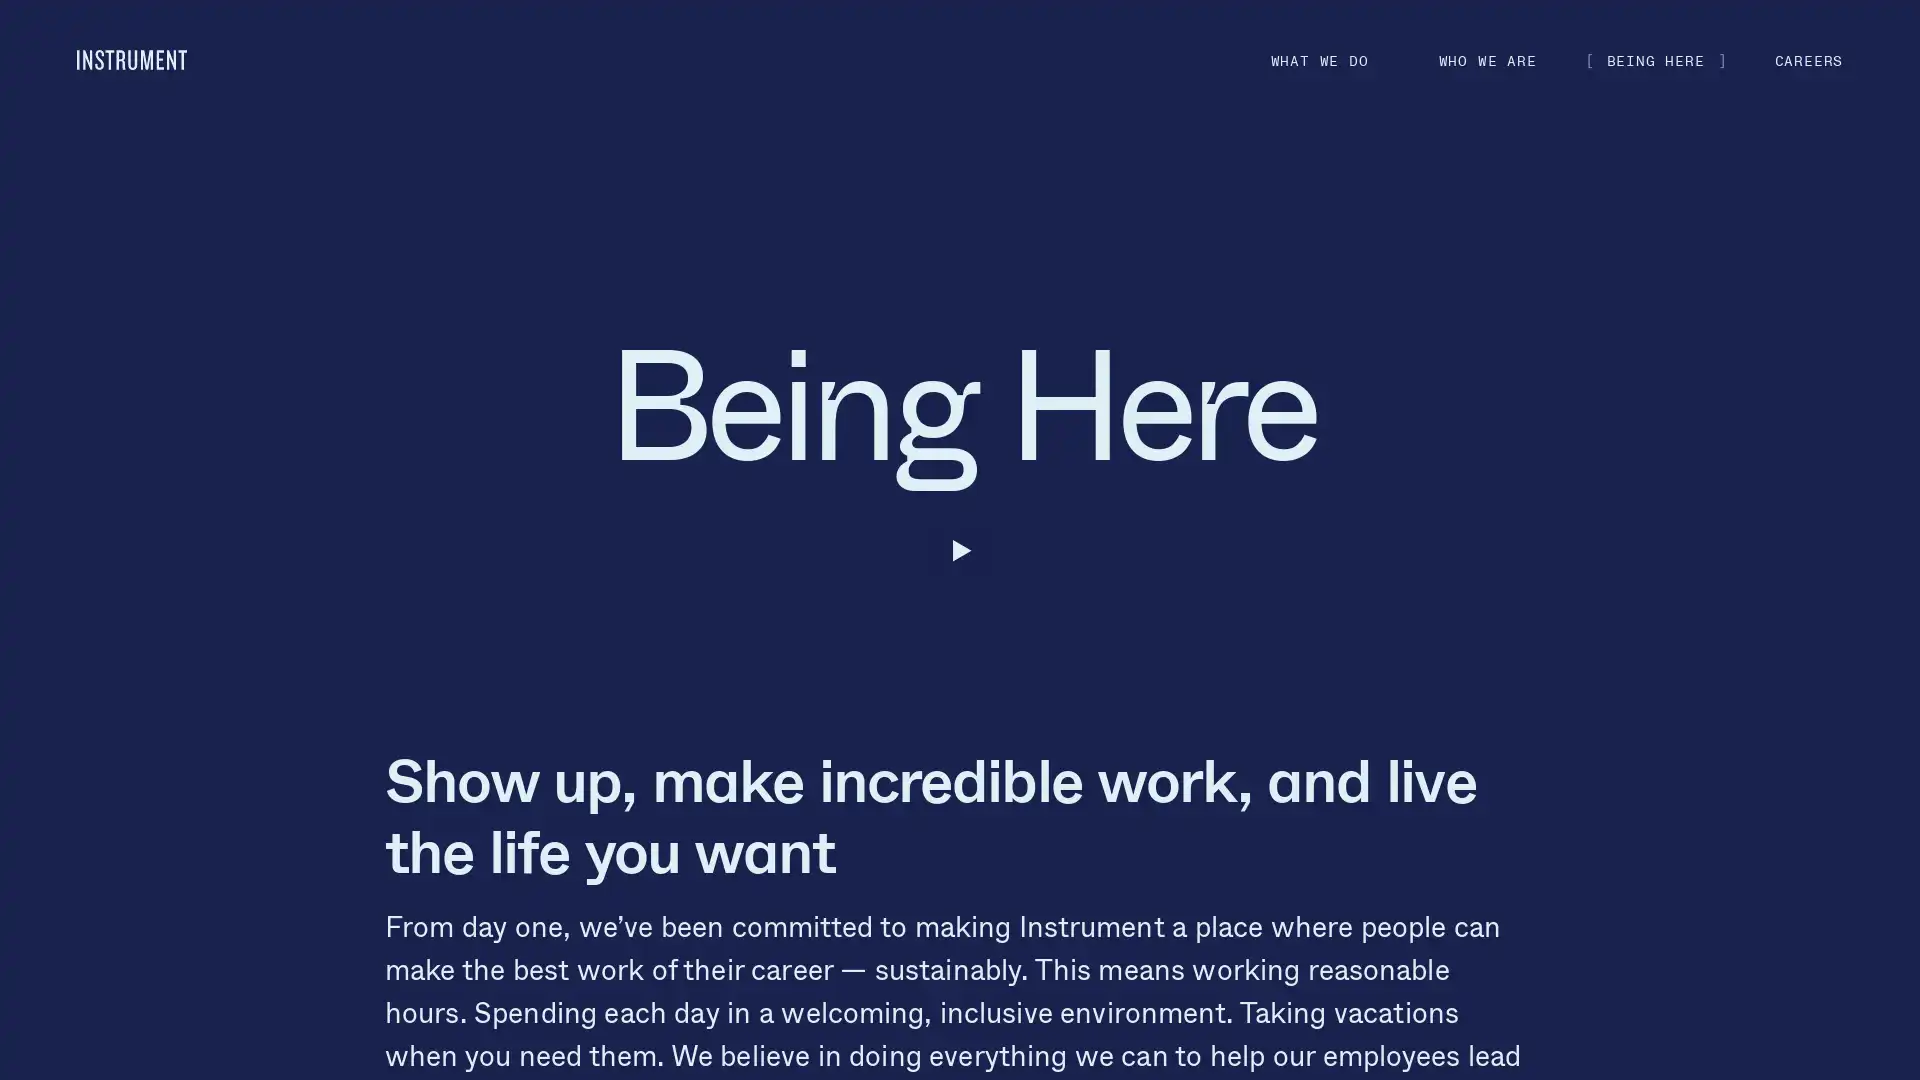 The height and width of the screenshot is (1080, 1920). What do you see at coordinates (76, 551) in the screenshot?
I see `Play/pause inline video` at bounding box center [76, 551].